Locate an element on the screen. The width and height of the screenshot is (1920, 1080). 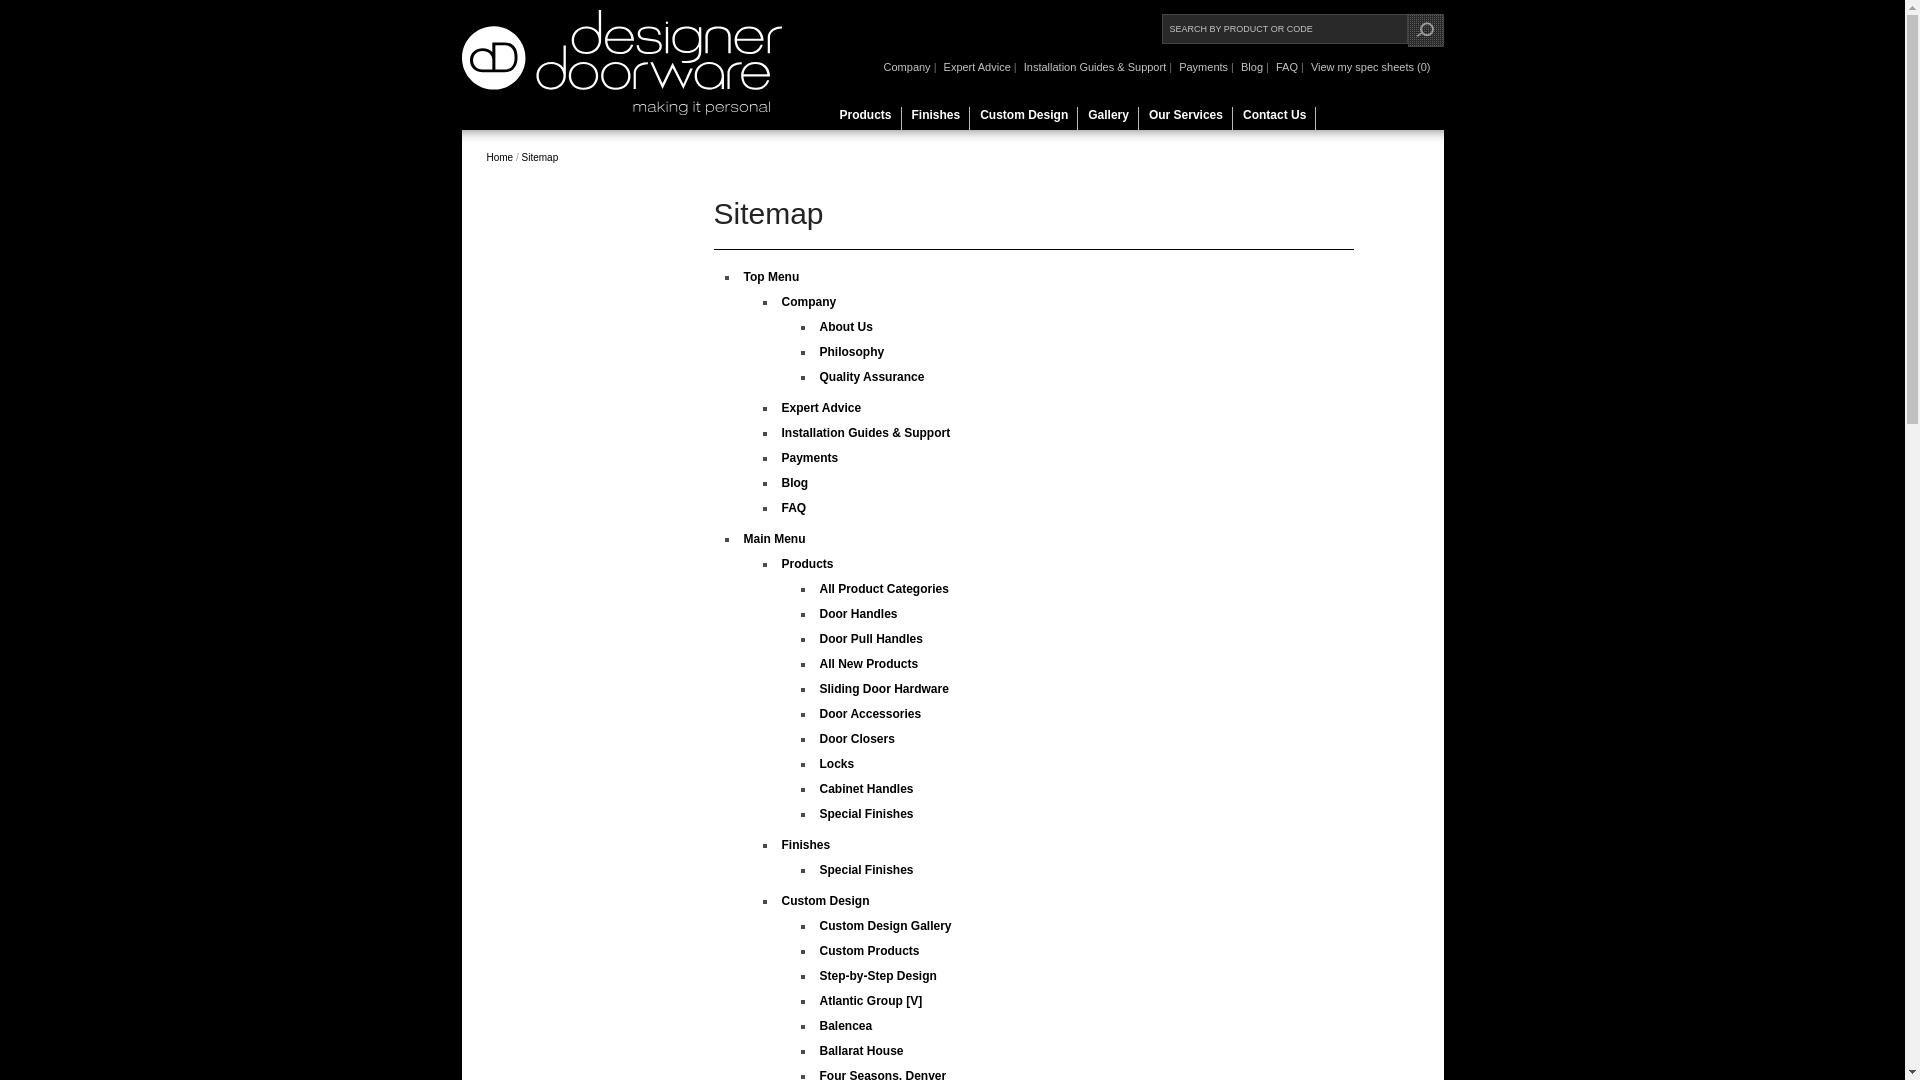
'Blog' is located at coordinates (1250, 65).